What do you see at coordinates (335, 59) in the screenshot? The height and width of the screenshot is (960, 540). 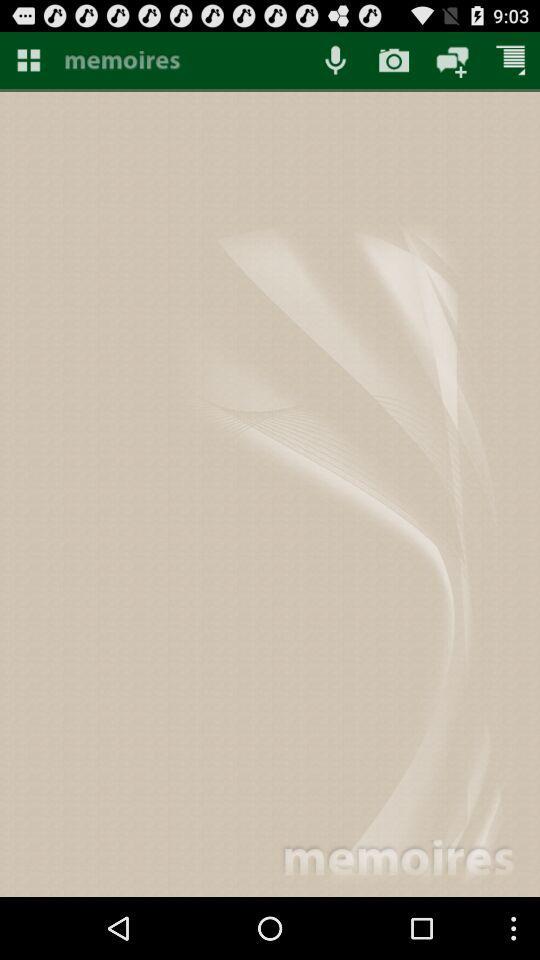 I see `start microphone` at bounding box center [335, 59].